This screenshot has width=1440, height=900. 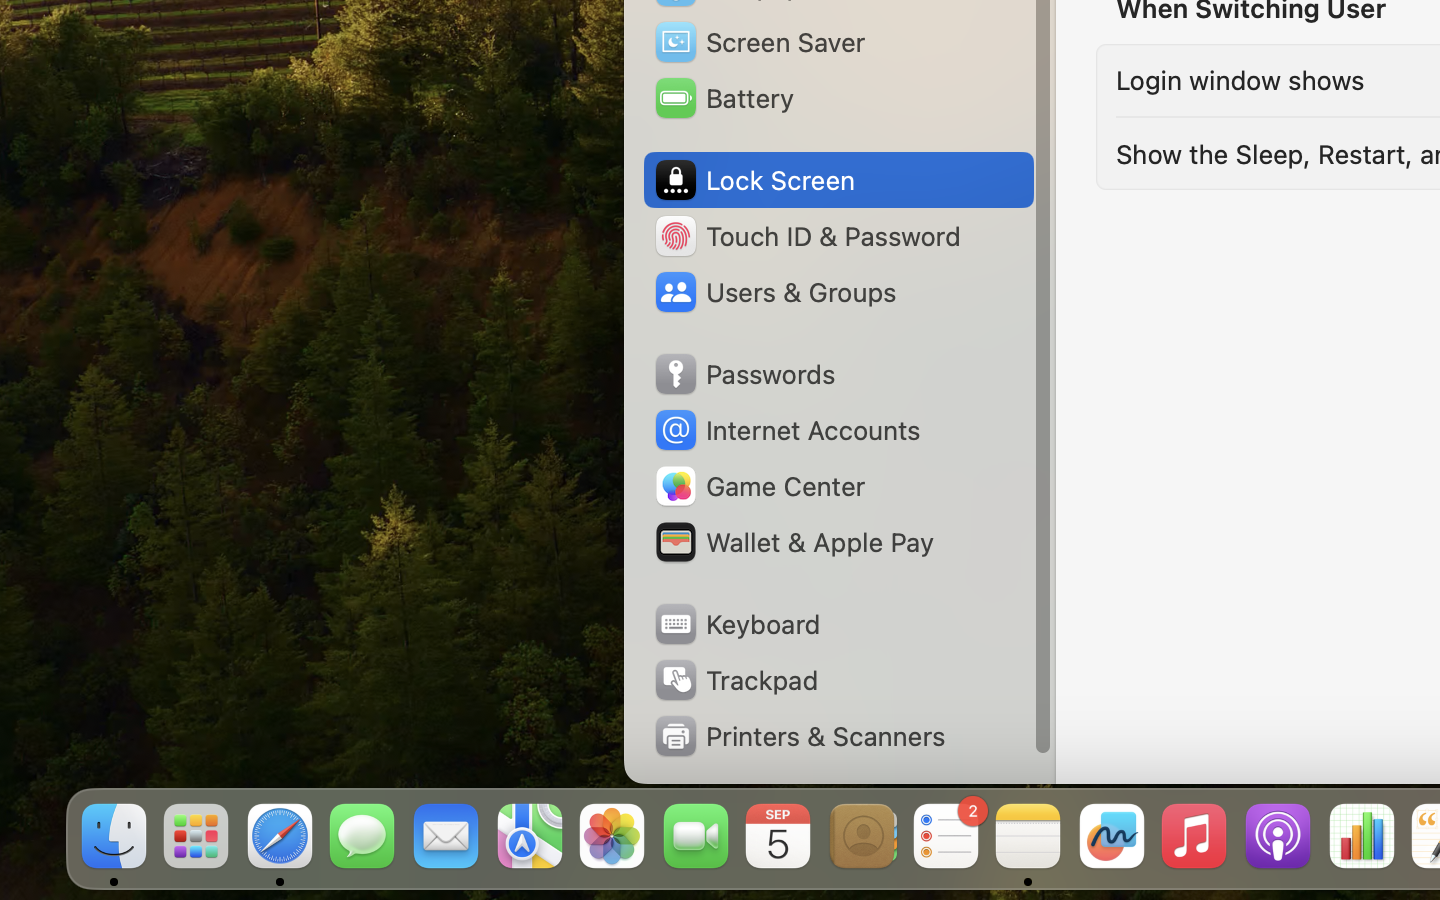 What do you see at coordinates (743, 374) in the screenshot?
I see `'Passwords'` at bounding box center [743, 374].